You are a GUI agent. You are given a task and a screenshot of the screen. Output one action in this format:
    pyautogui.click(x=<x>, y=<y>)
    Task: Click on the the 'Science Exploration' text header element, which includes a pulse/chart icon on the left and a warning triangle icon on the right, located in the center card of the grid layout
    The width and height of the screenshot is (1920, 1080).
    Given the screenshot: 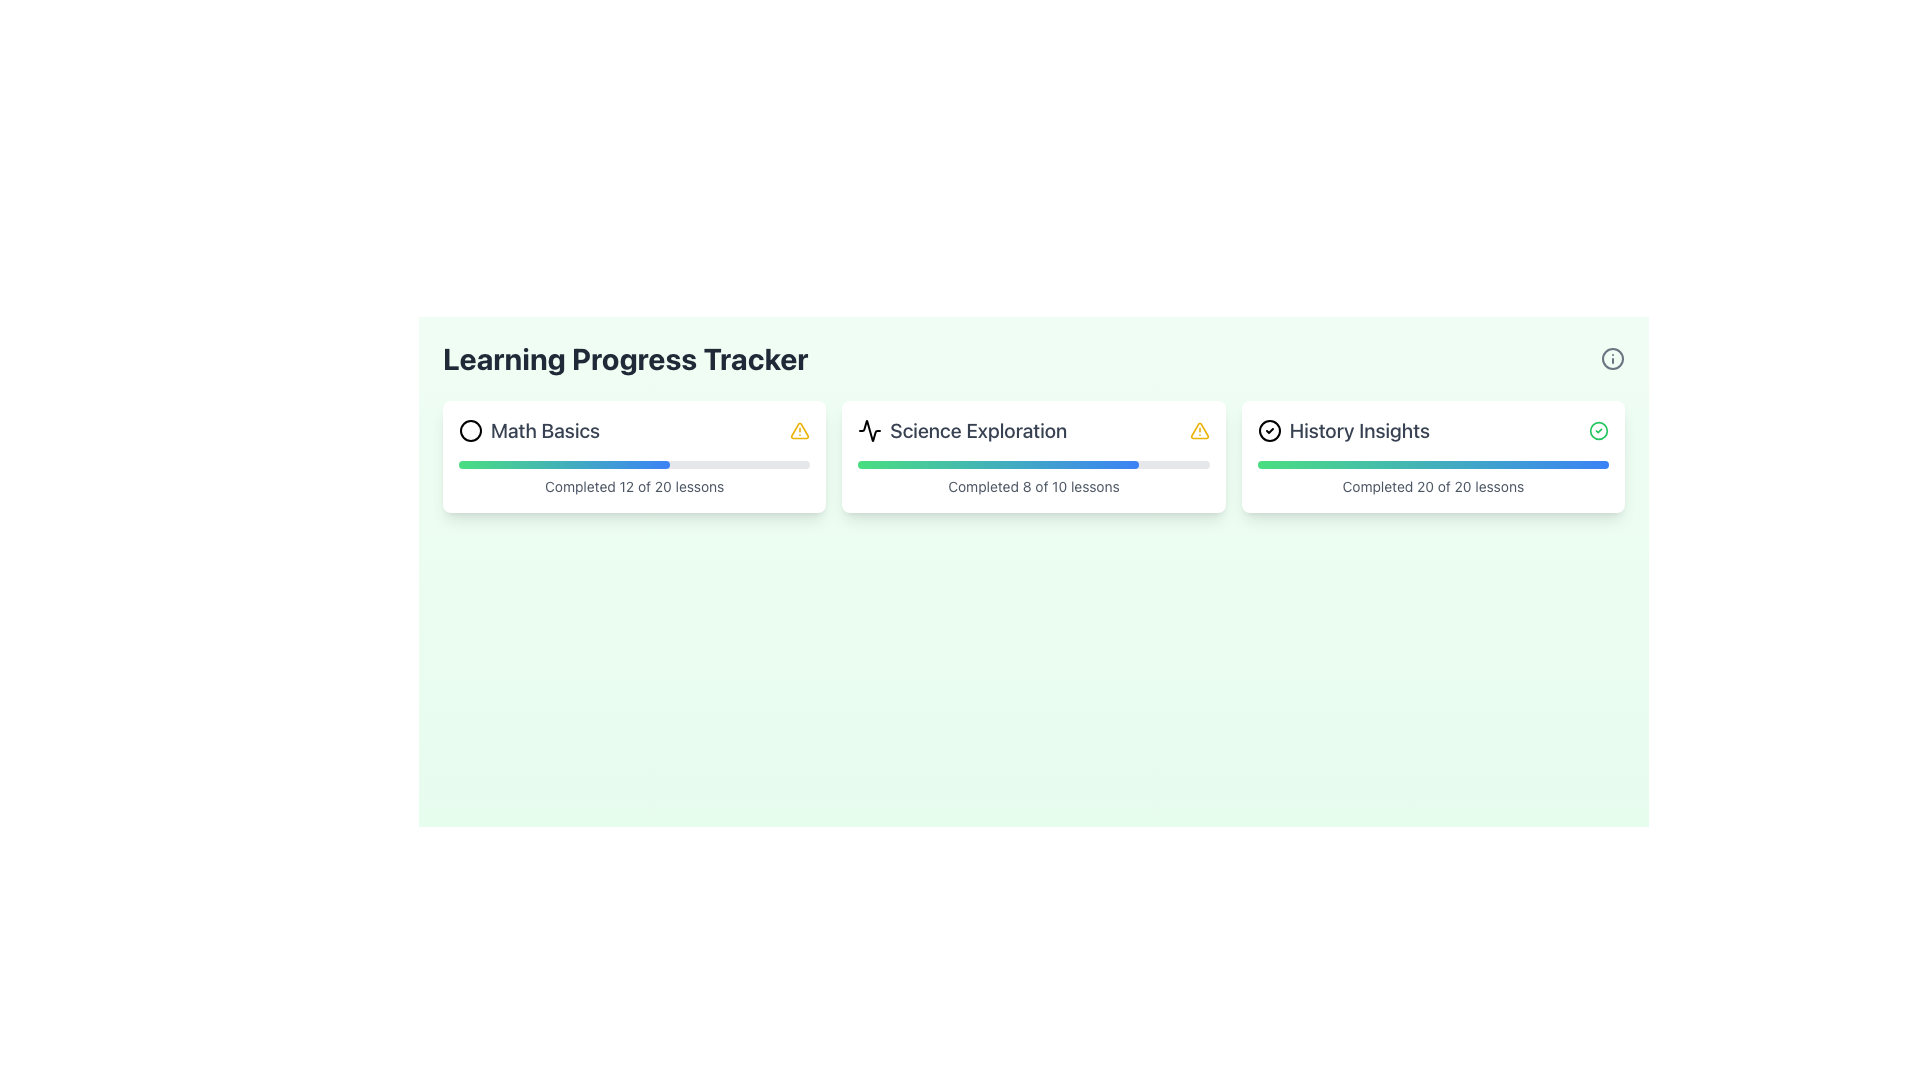 What is the action you would take?
    pyautogui.click(x=1033, y=430)
    